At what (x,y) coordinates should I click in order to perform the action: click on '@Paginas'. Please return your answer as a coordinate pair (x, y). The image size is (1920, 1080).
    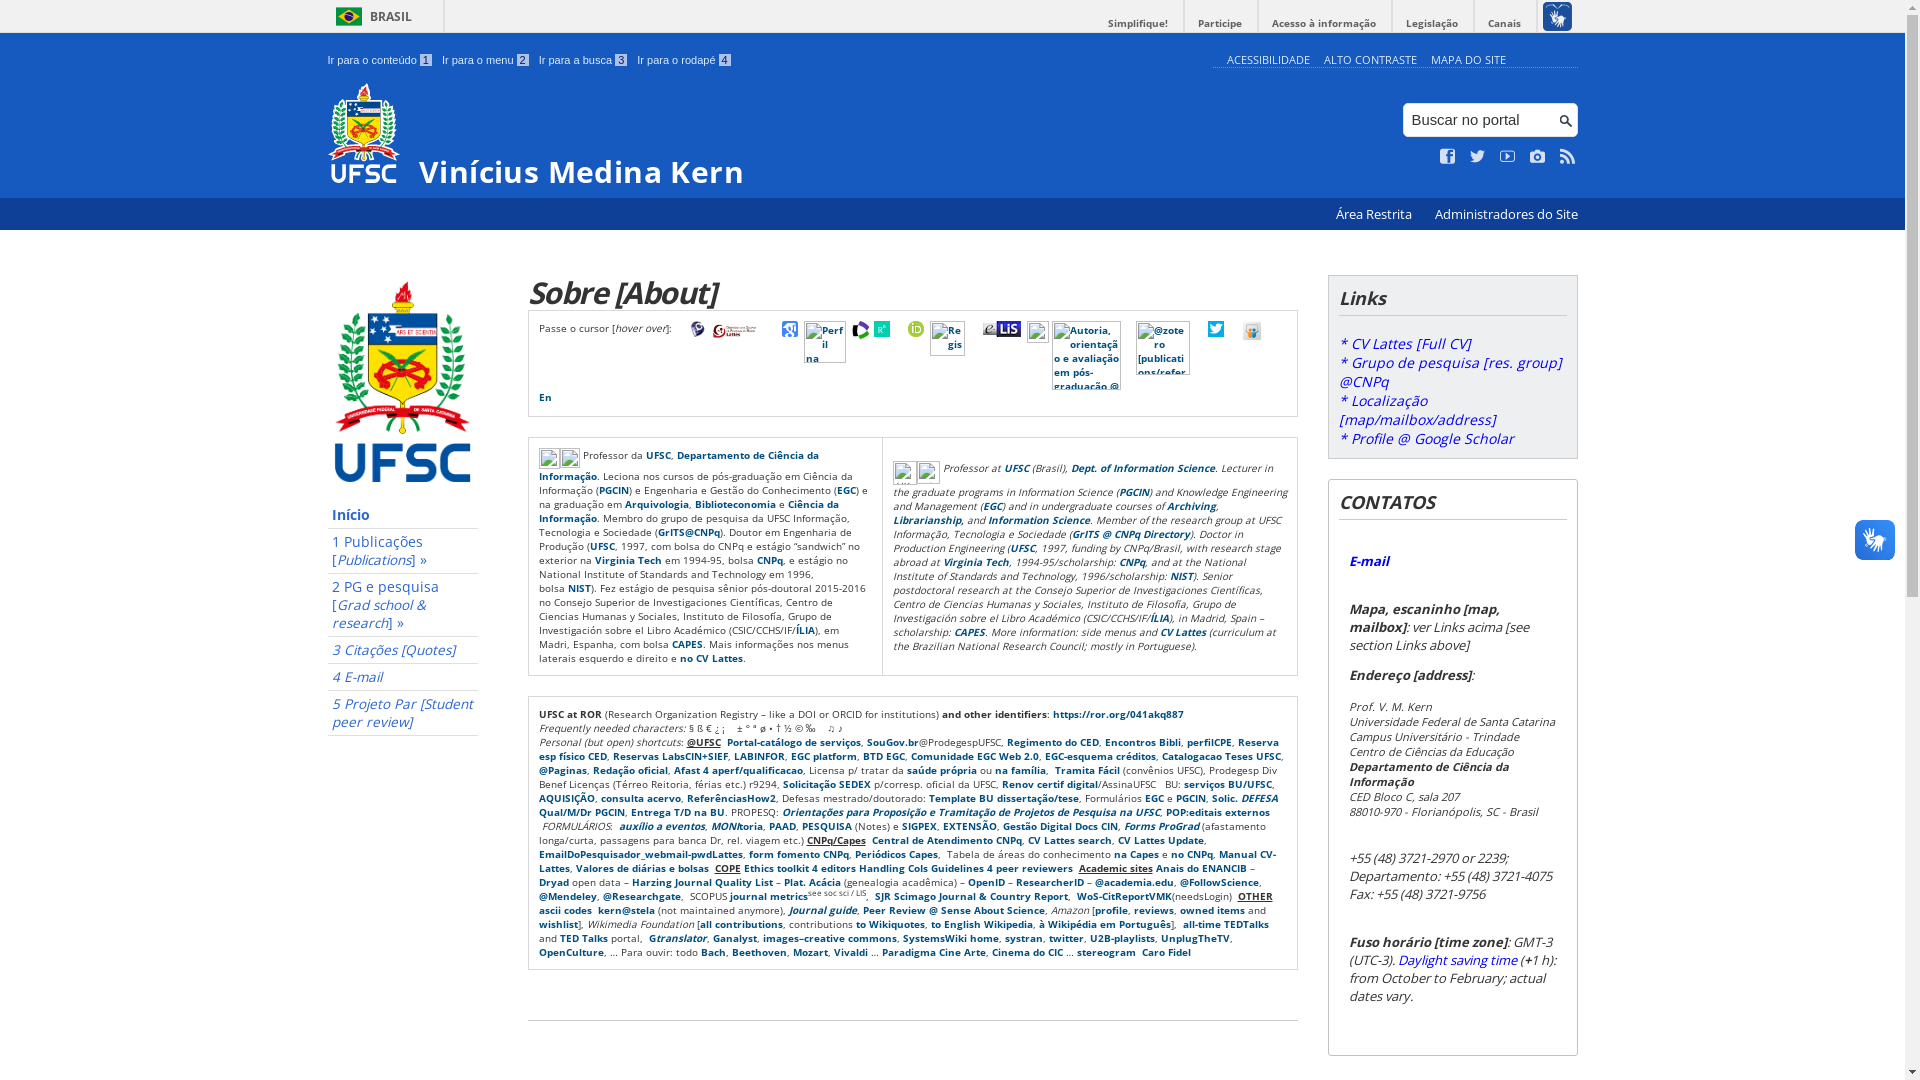
    Looking at the image, I should click on (560, 769).